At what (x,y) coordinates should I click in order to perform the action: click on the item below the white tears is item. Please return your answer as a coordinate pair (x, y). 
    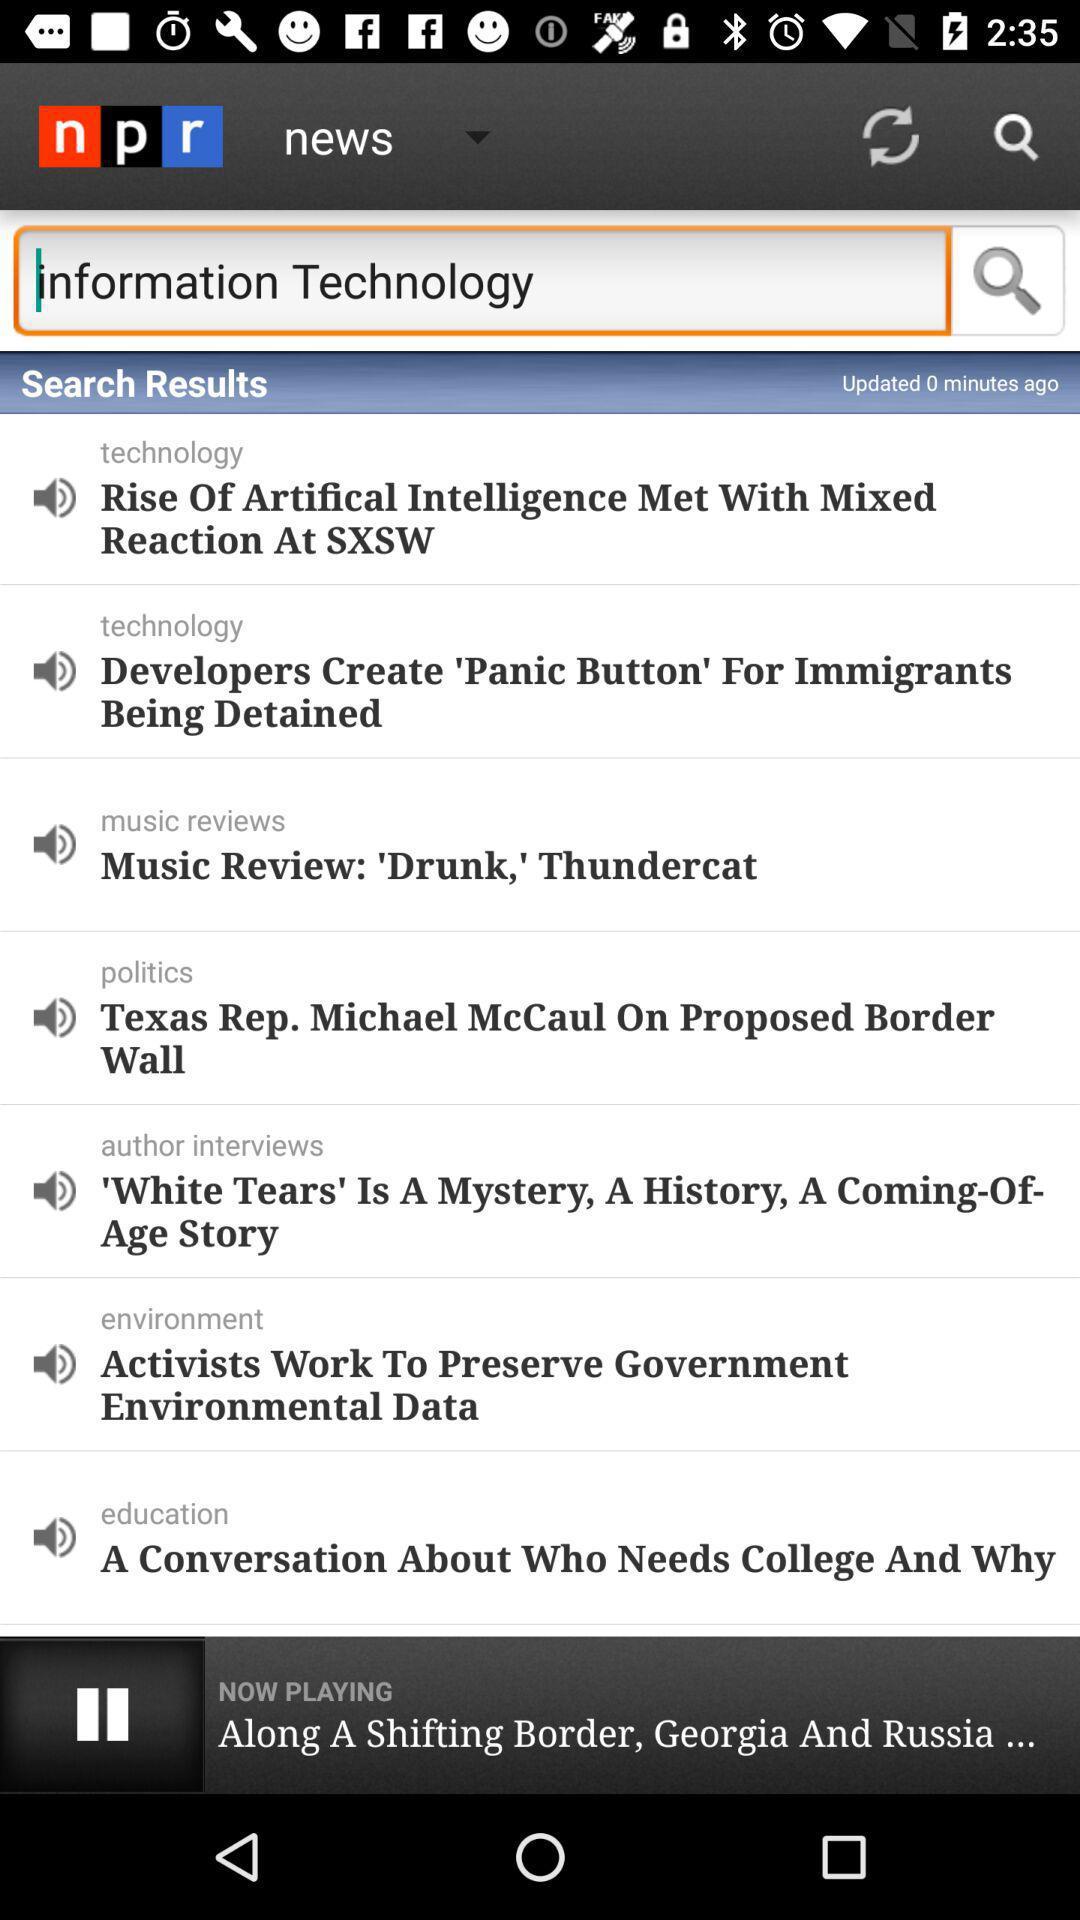
    Looking at the image, I should click on (585, 1317).